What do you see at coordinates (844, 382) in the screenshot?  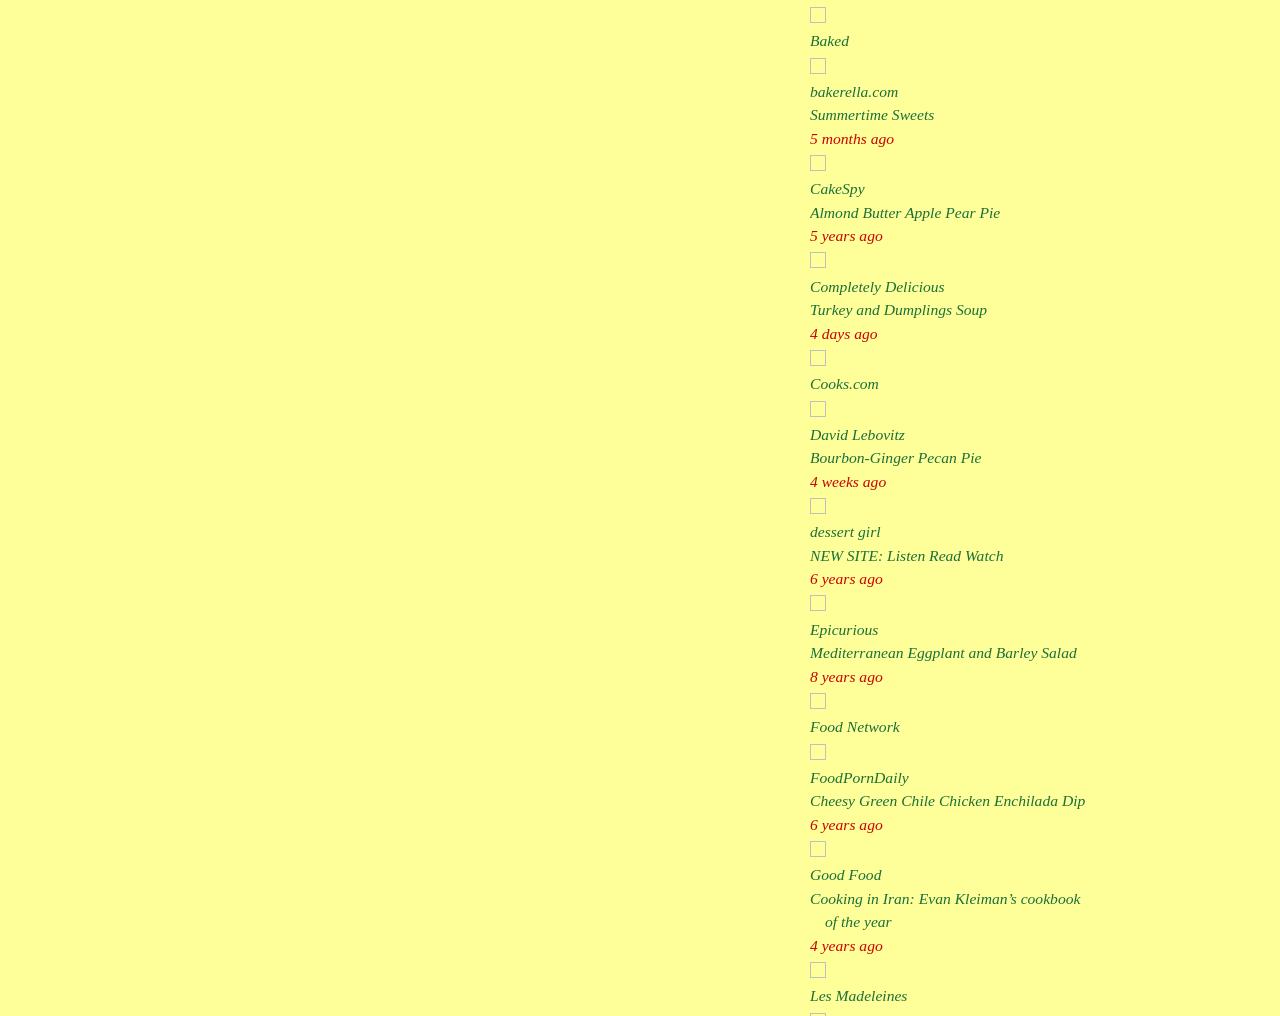 I see `'Cooks.com'` at bounding box center [844, 382].